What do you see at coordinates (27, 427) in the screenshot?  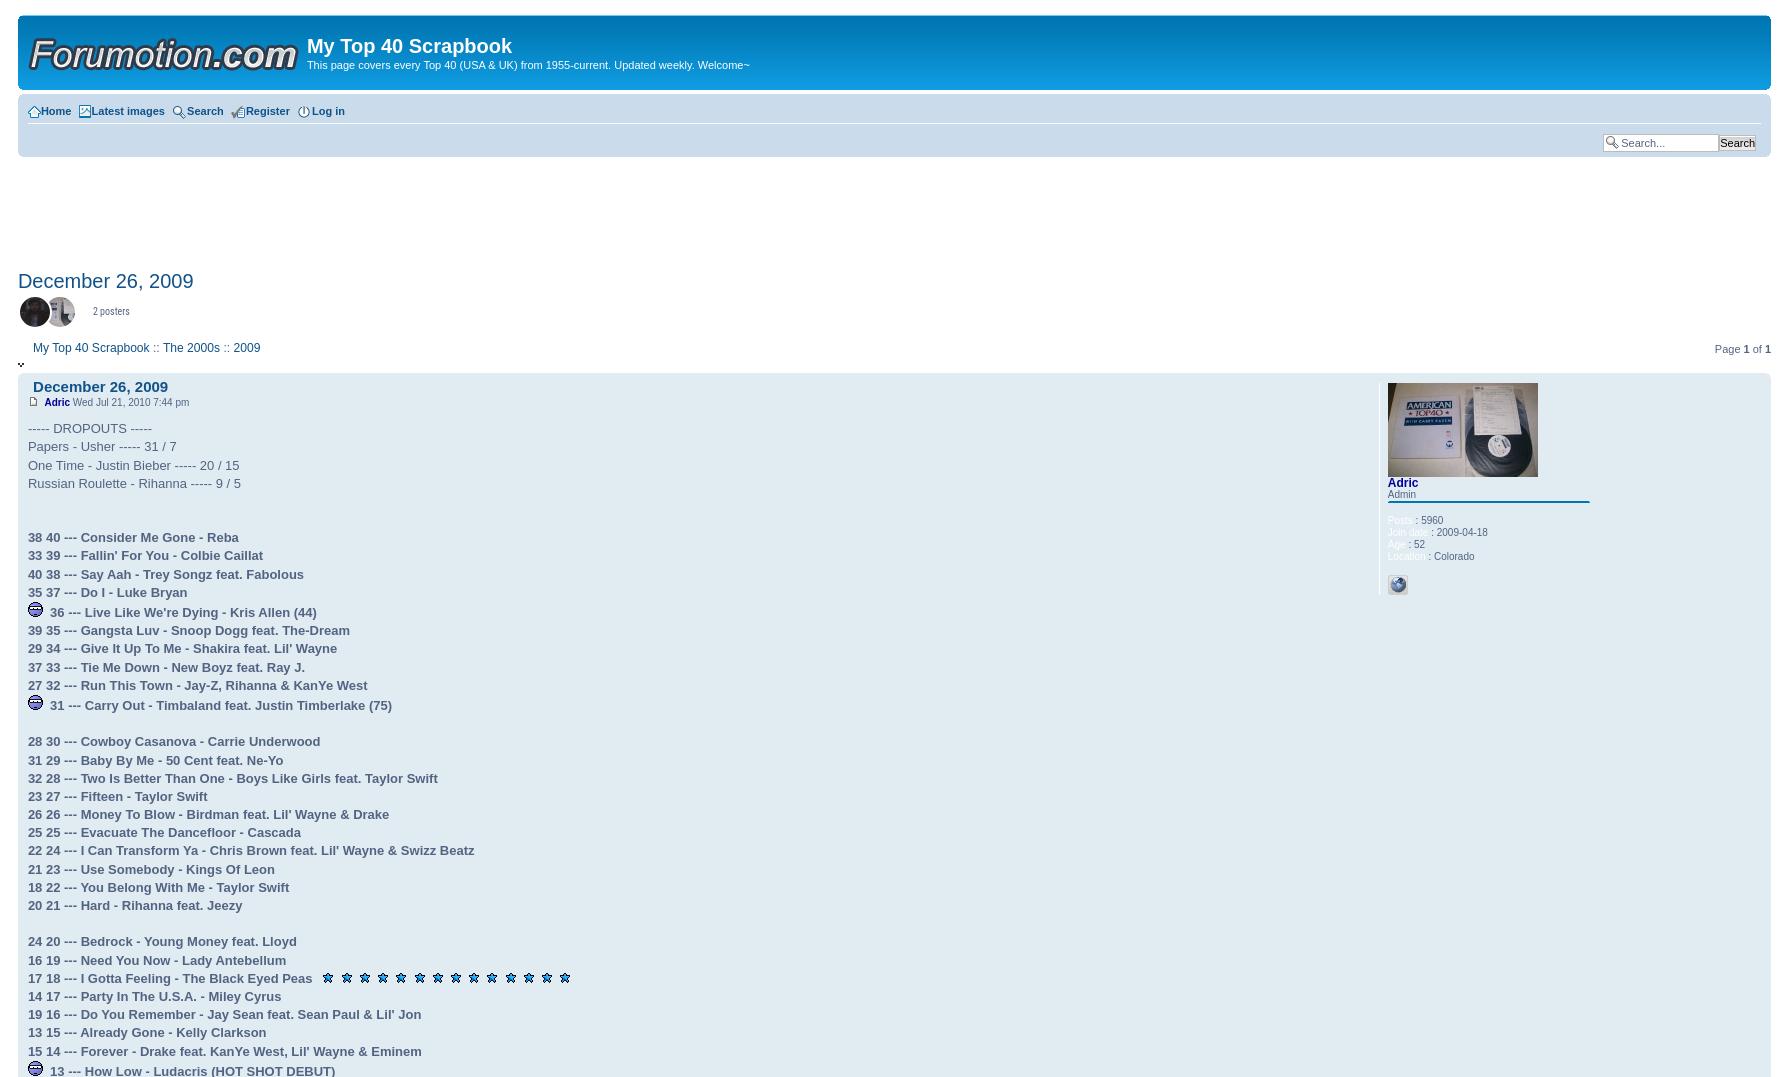 I see `'----- DROPOUTS -----'` at bounding box center [27, 427].